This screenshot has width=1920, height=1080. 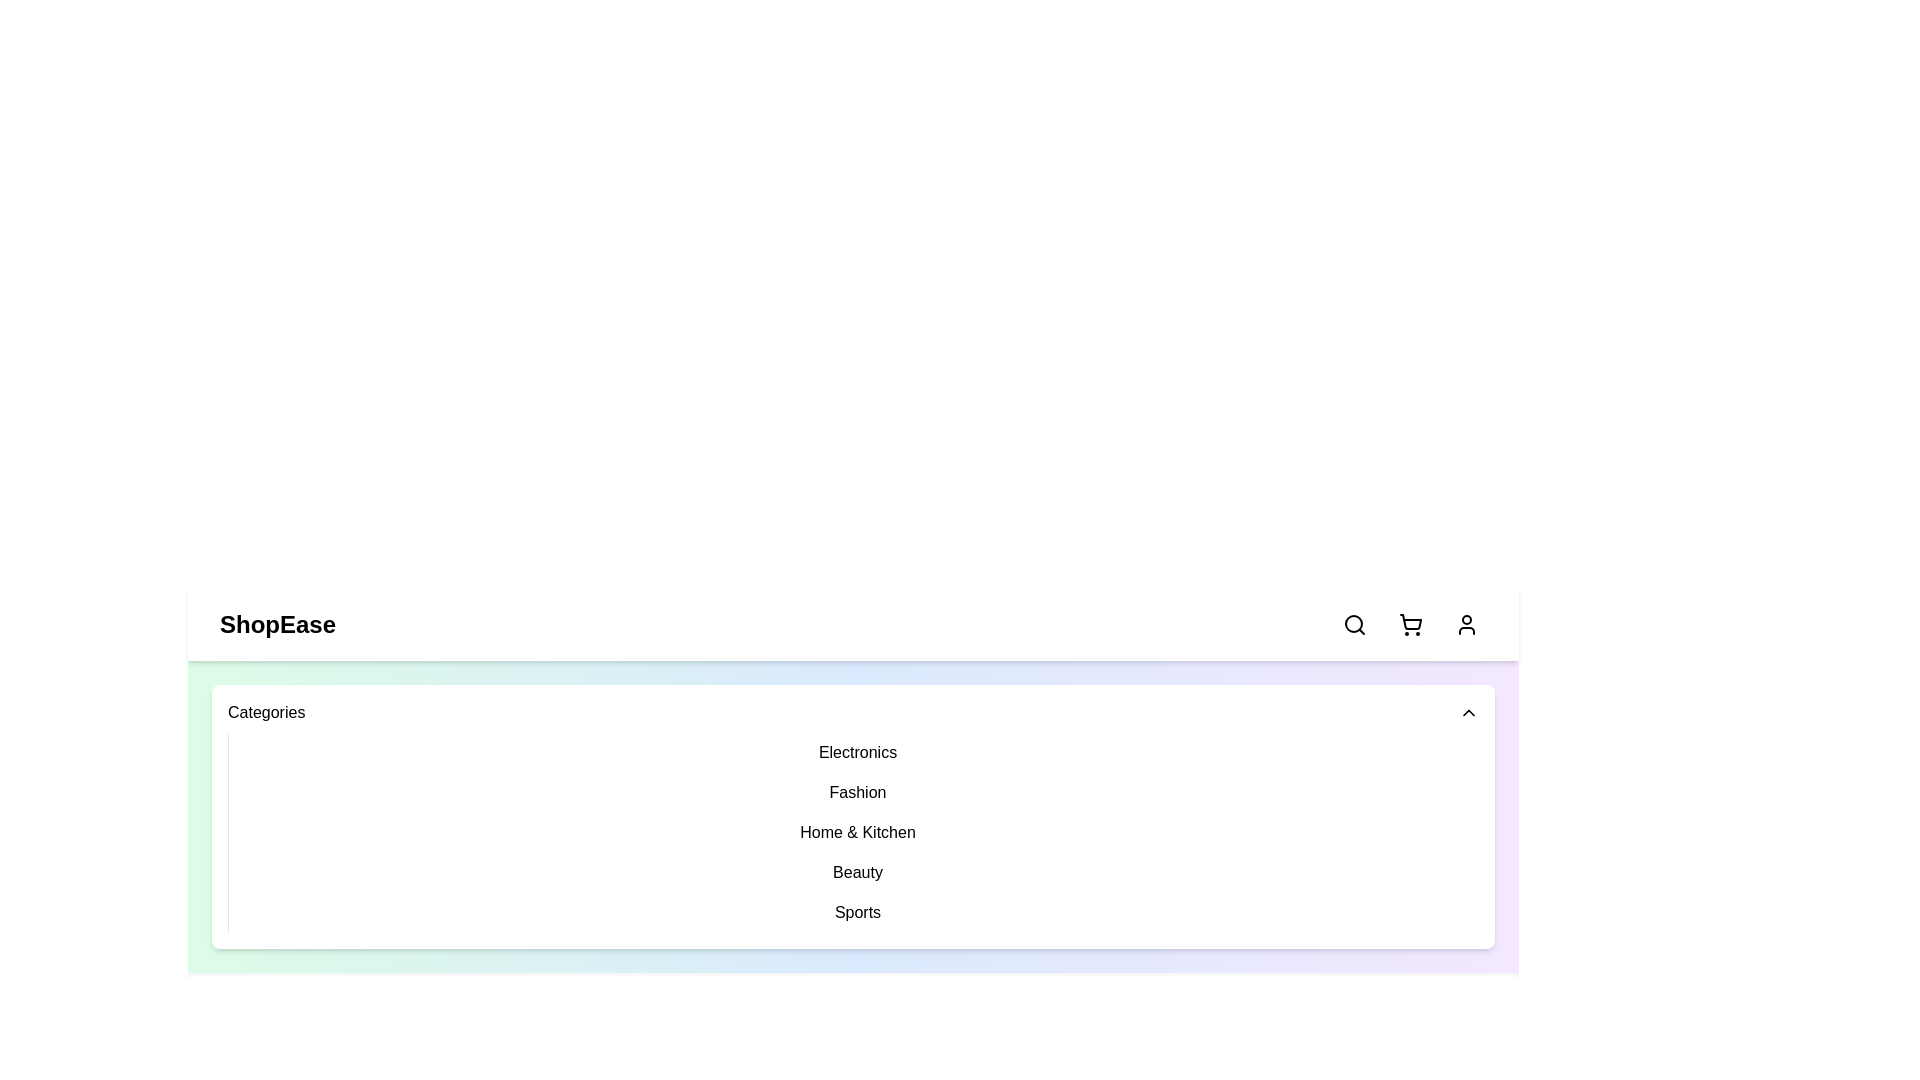 What do you see at coordinates (277, 623) in the screenshot?
I see `the 'ShopEase' title text which is bold and large, located in the top-left section of the header` at bounding box center [277, 623].